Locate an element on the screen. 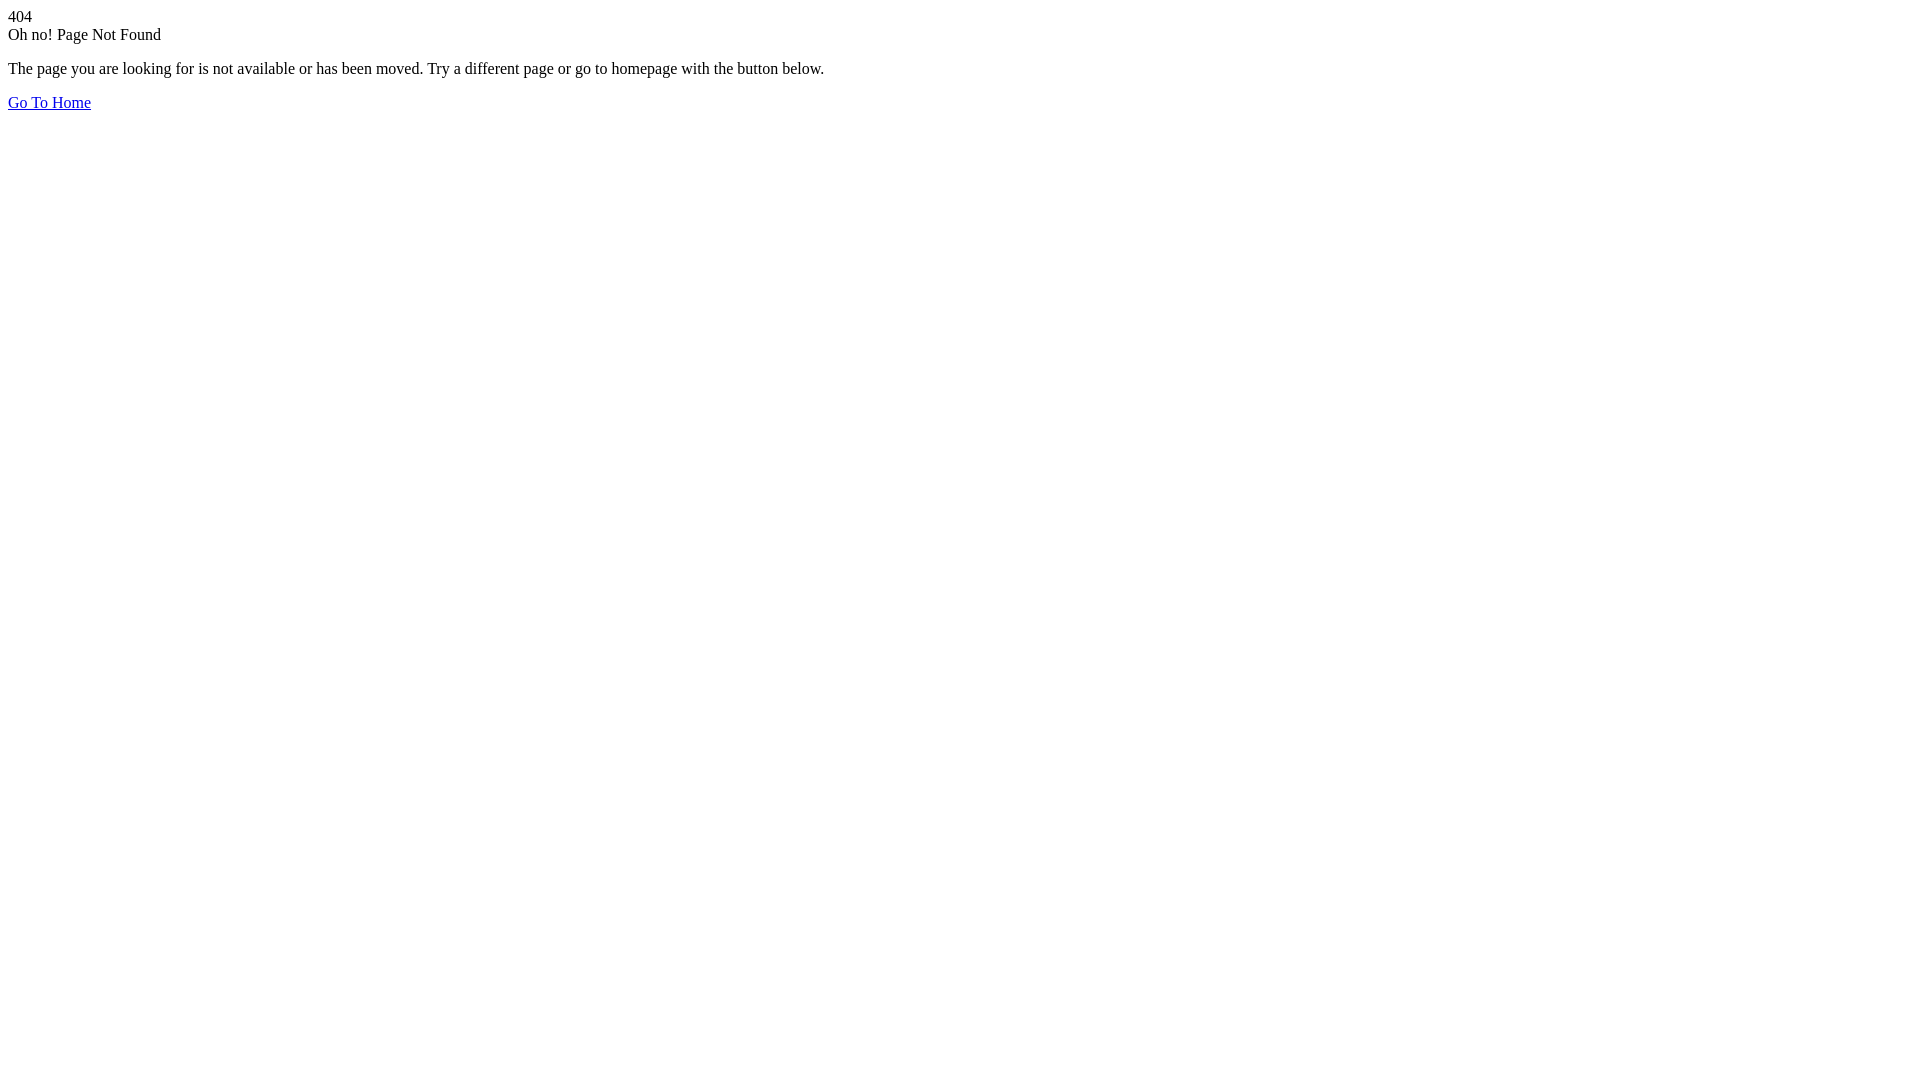 The height and width of the screenshot is (1080, 1920). 'Go To Home' is located at coordinates (49, 102).